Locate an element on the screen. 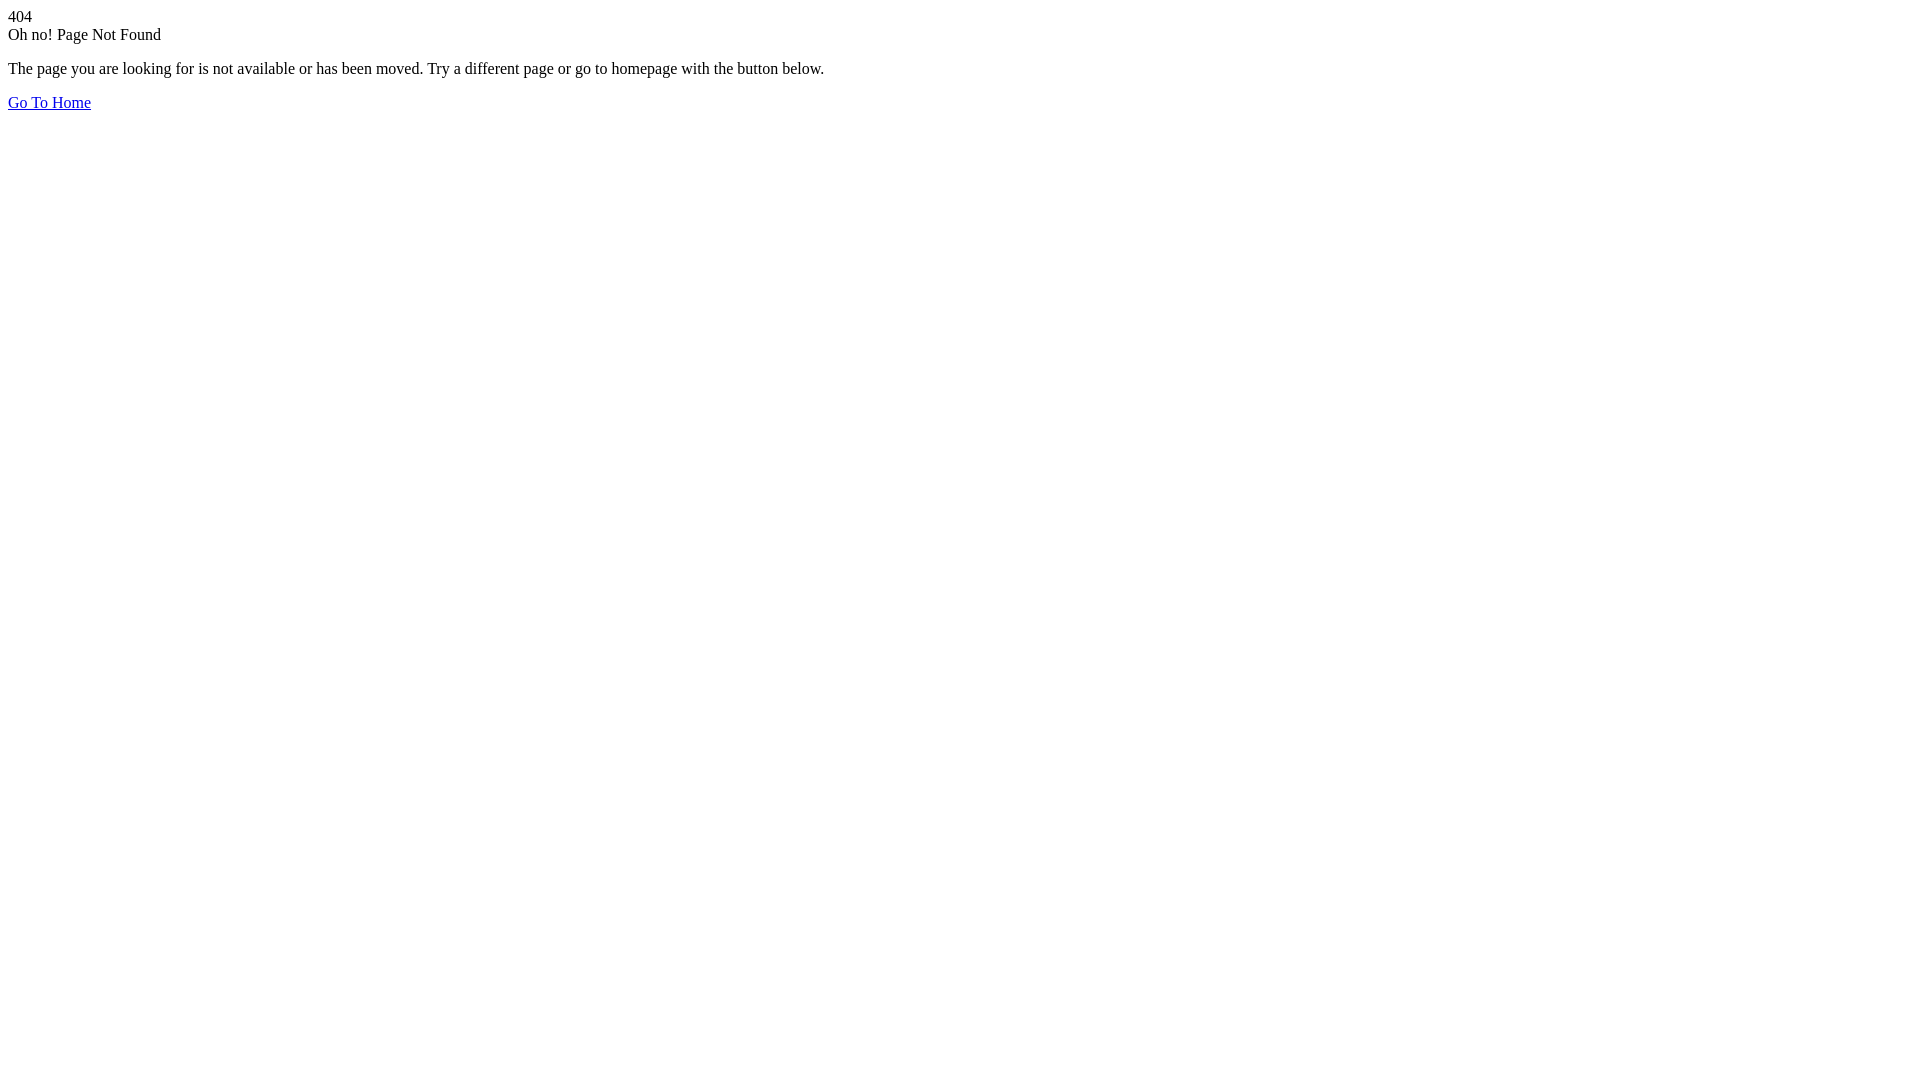 The height and width of the screenshot is (1080, 1920). 'Go To Home' is located at coordinates (49, 102).